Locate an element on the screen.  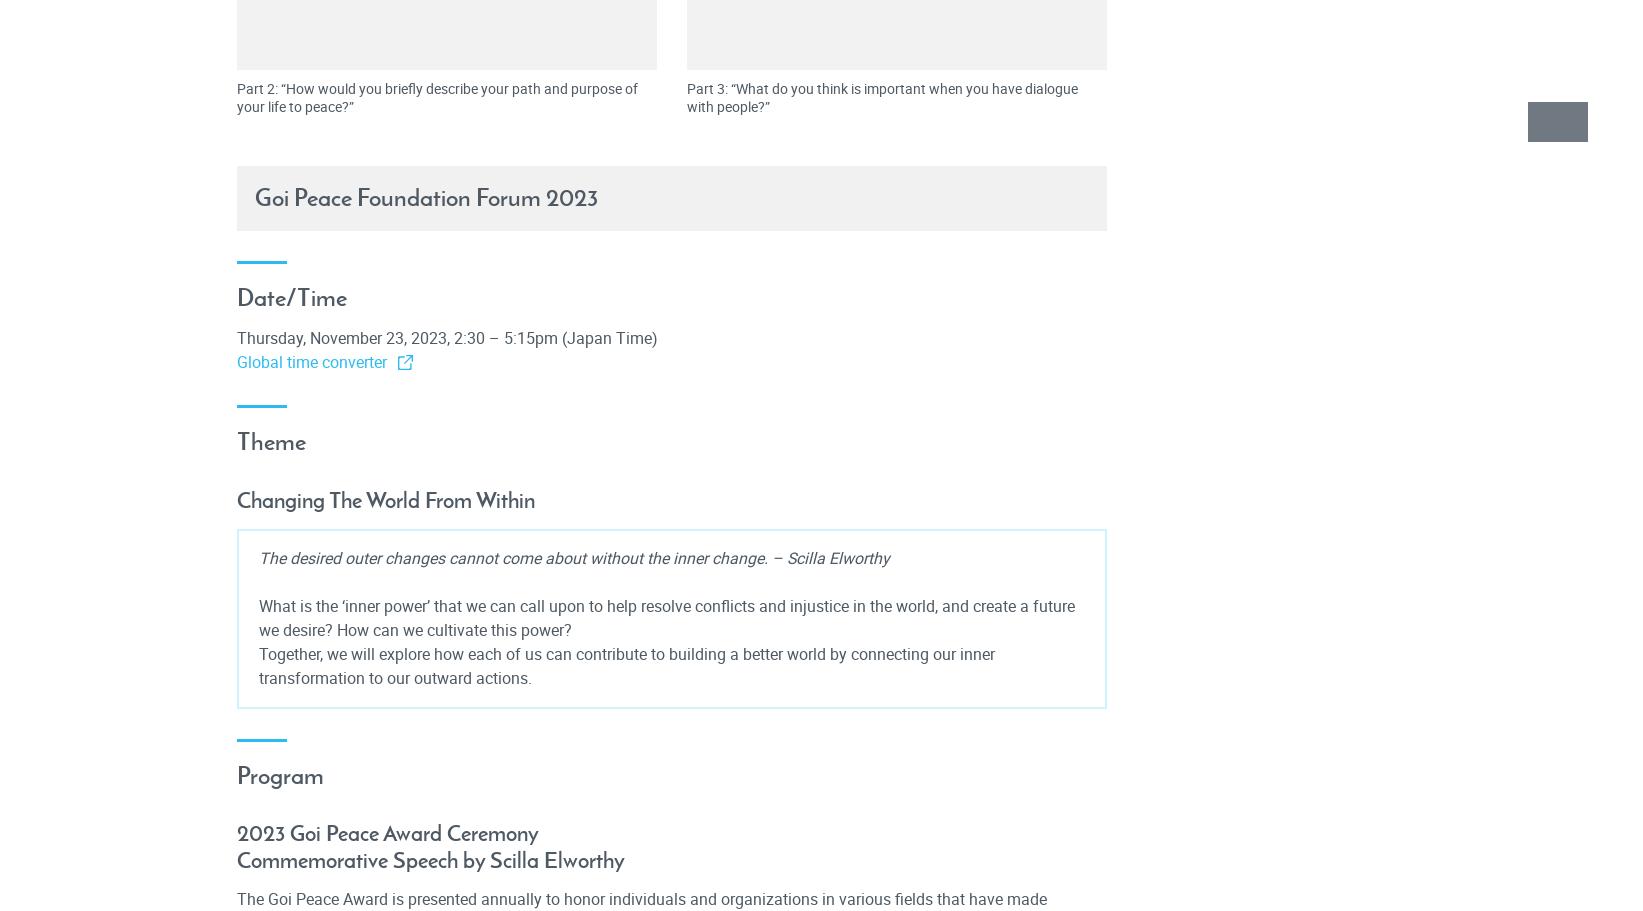
'2023 Goi Peace Award Ceremony' is located at coordinates (386, 832).